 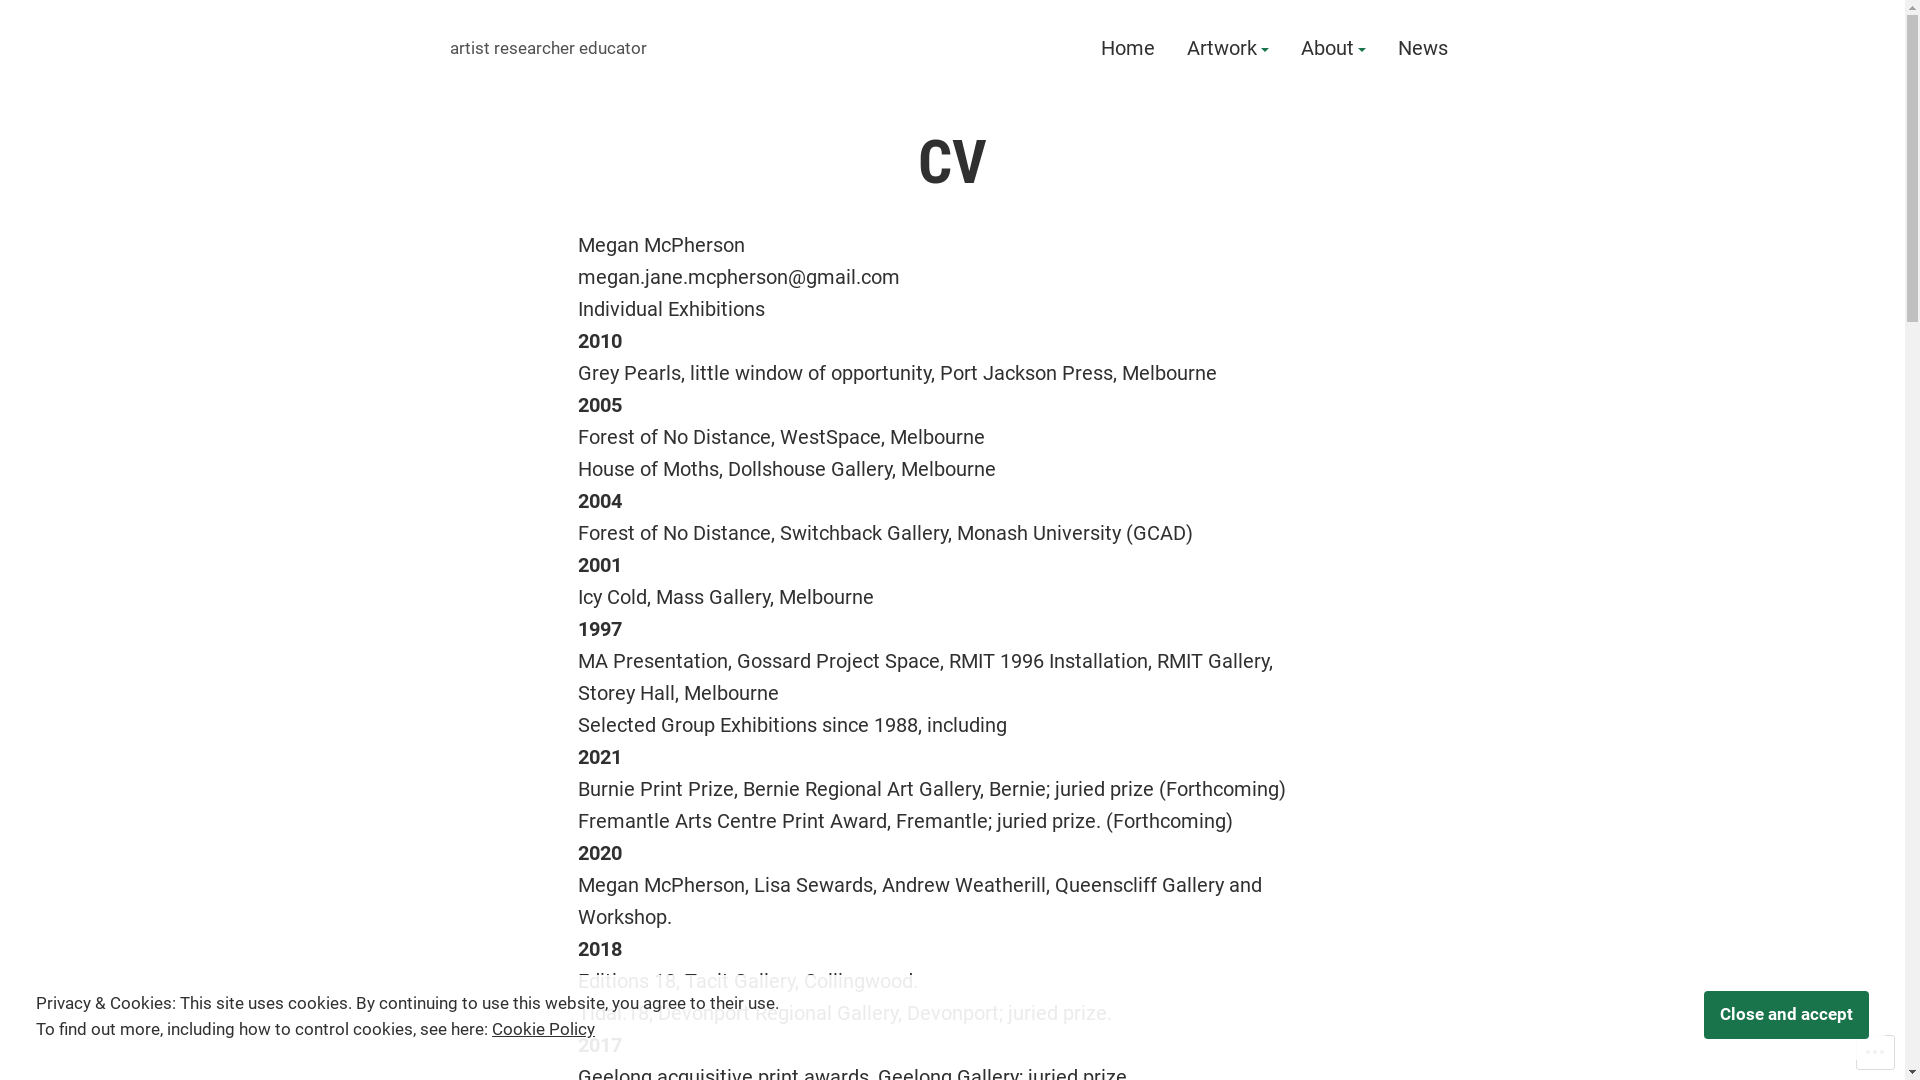 What do you see at coordinates (1421, 48) in the screenshot?
I see `'News'` at bounding box center [1421, 48].